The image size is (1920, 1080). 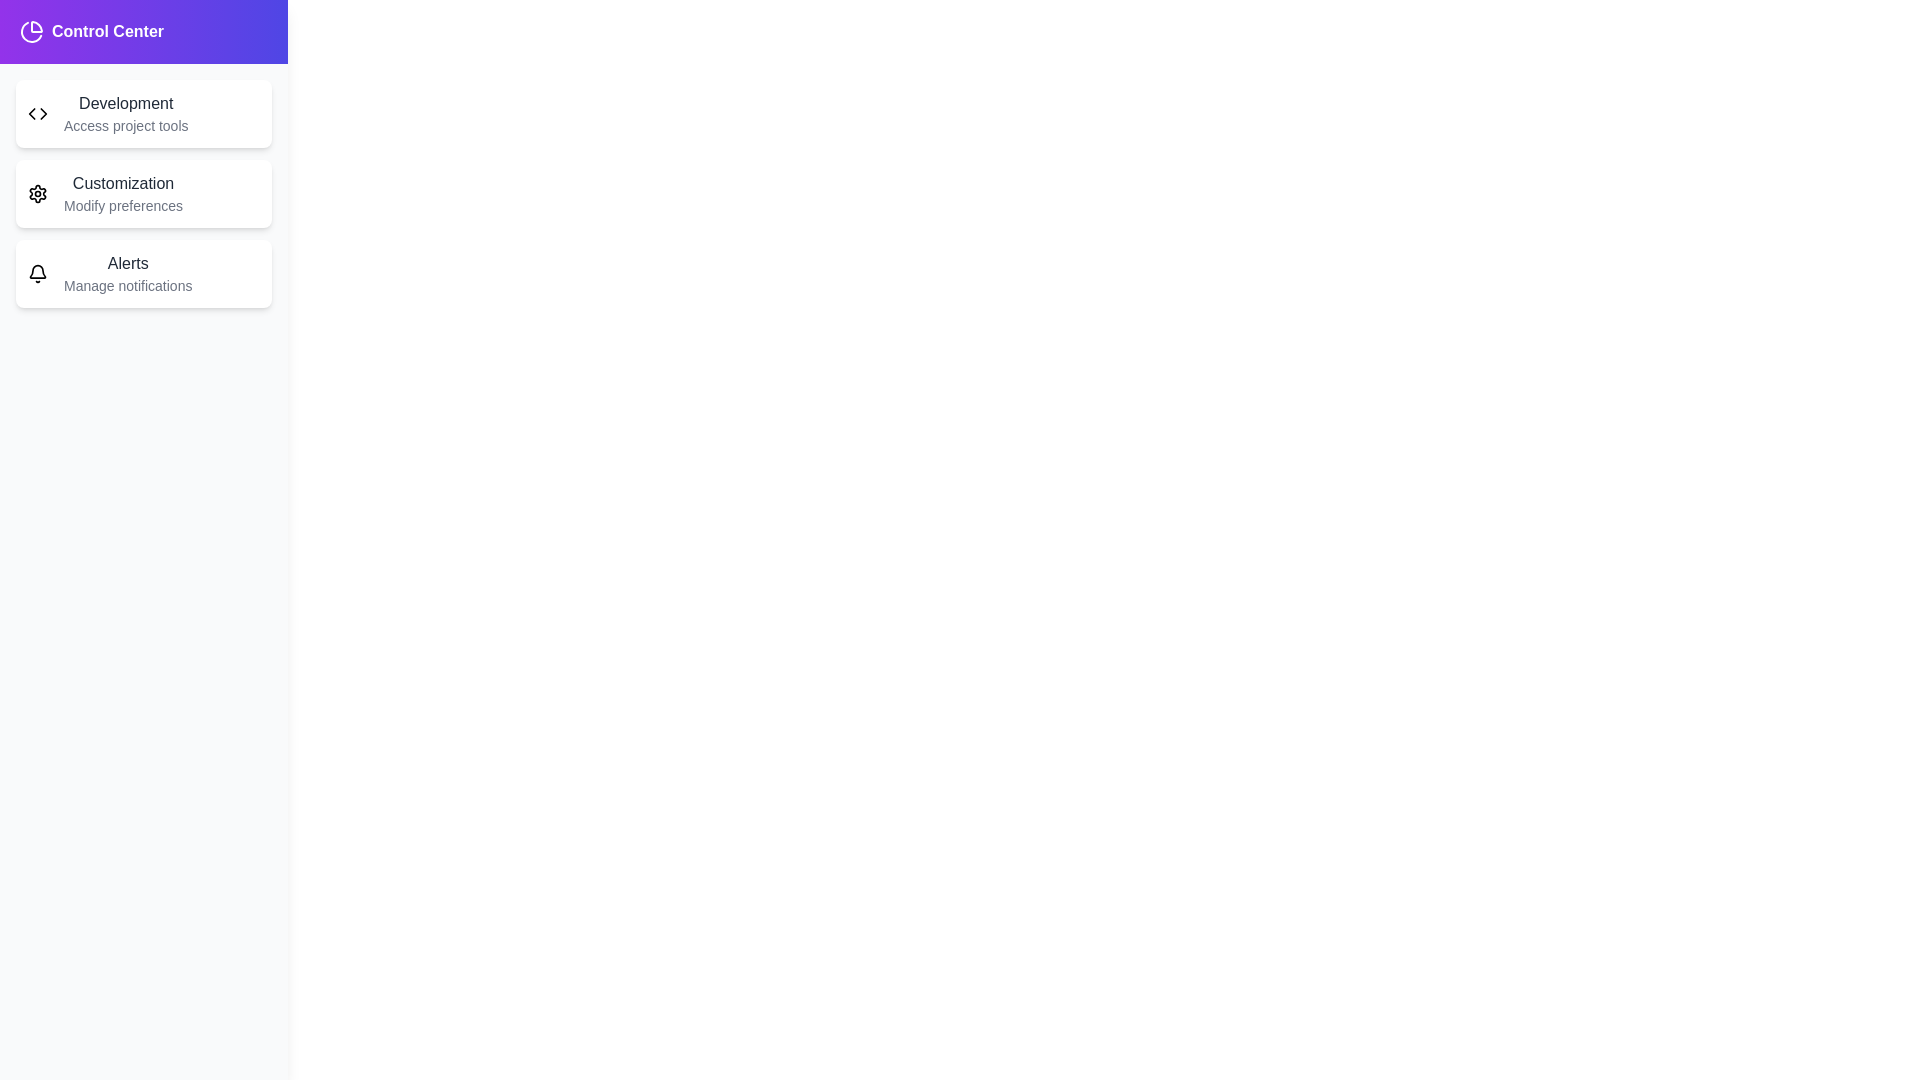 What do you see at coordinates (143, 273) in the screenshot?
I see `the menu item Alerts in the drawer` at bounding box center [143, 273].